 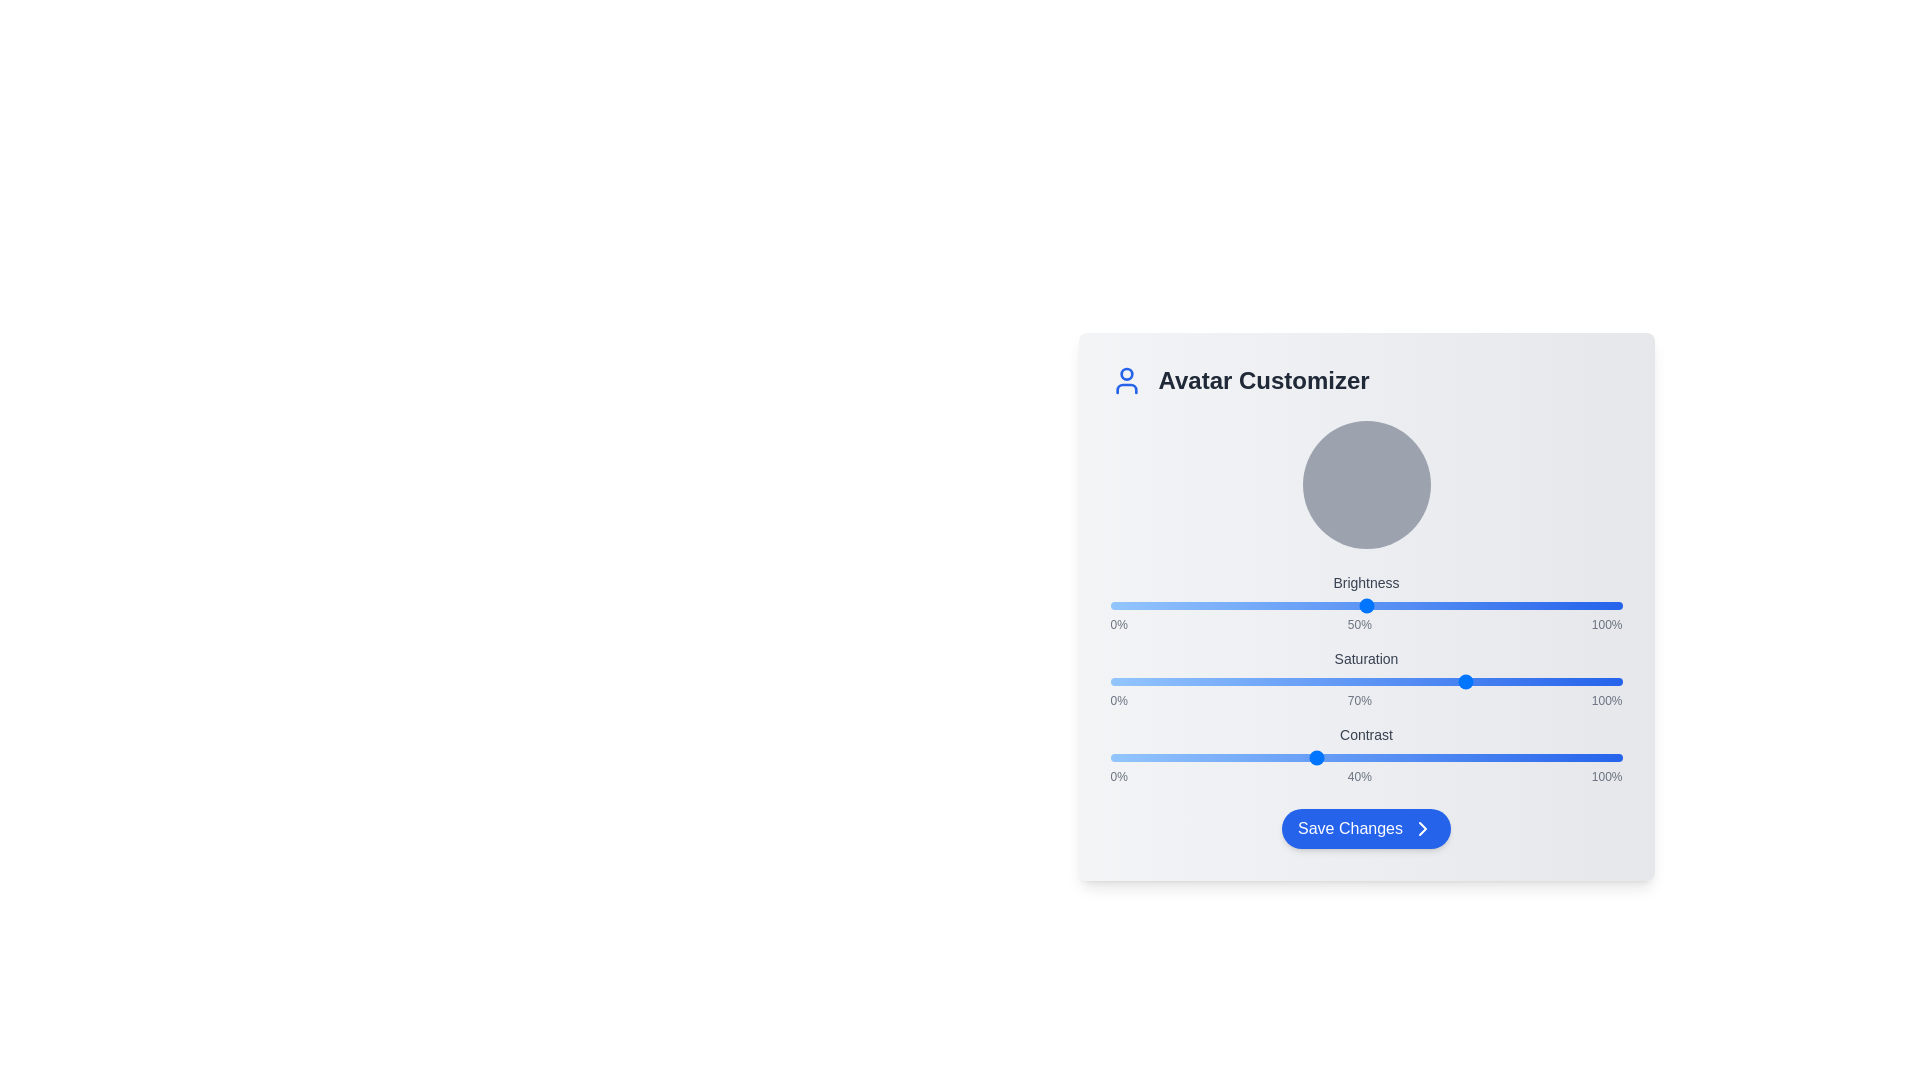 What do you see at coordinates (1273, 681) in the screenshot?
I see `the Saturation slider to 32%` at bounding box center [1273, 681].